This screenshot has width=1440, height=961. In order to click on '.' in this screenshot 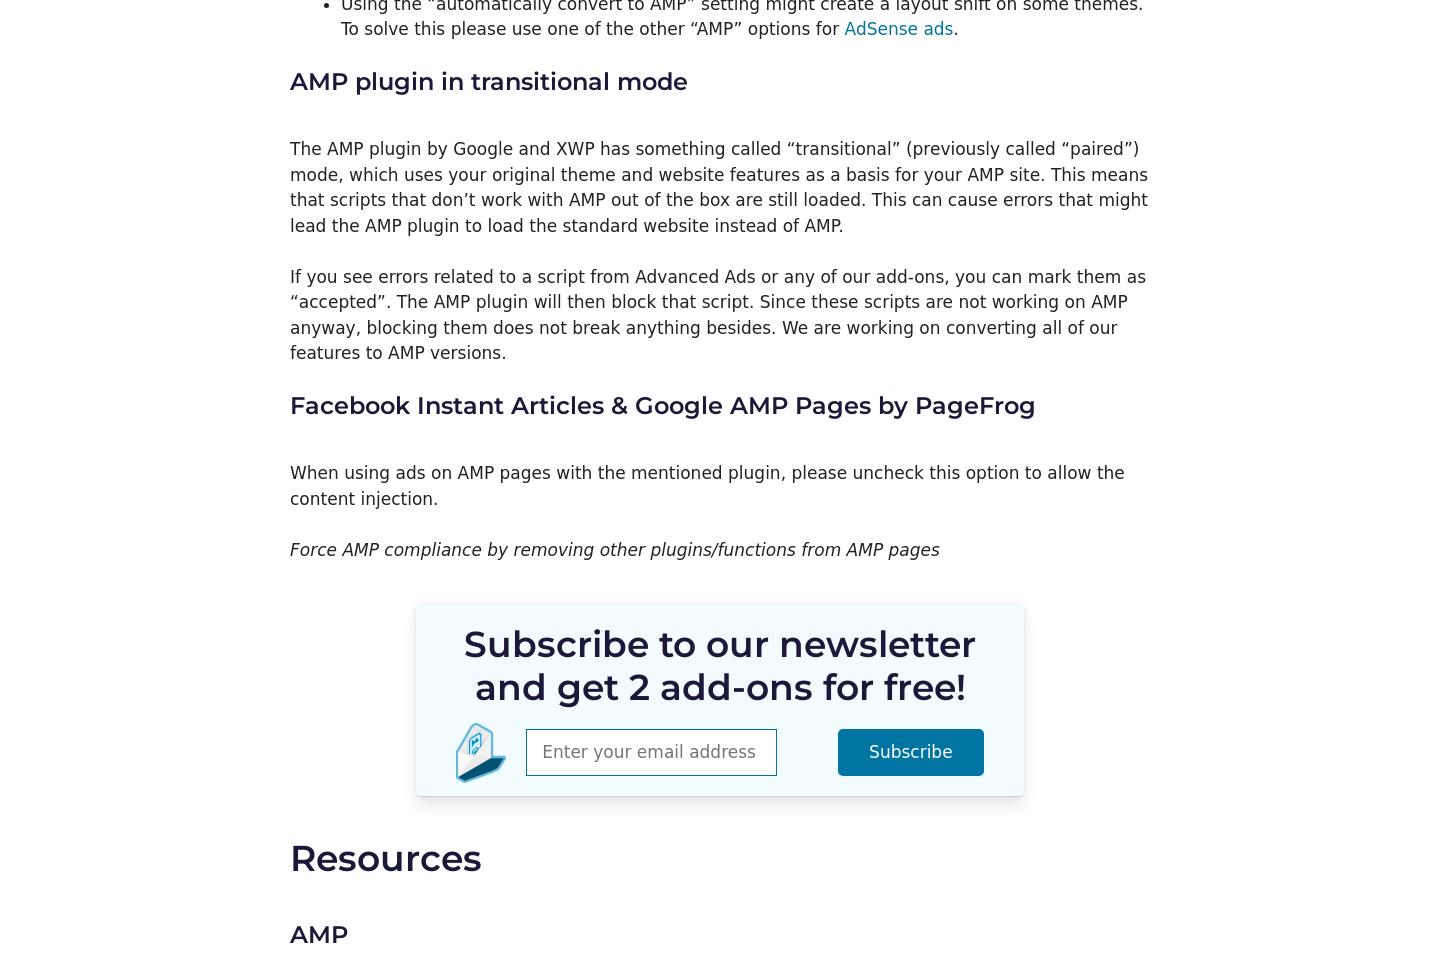, I will do `click(955, 28)`.